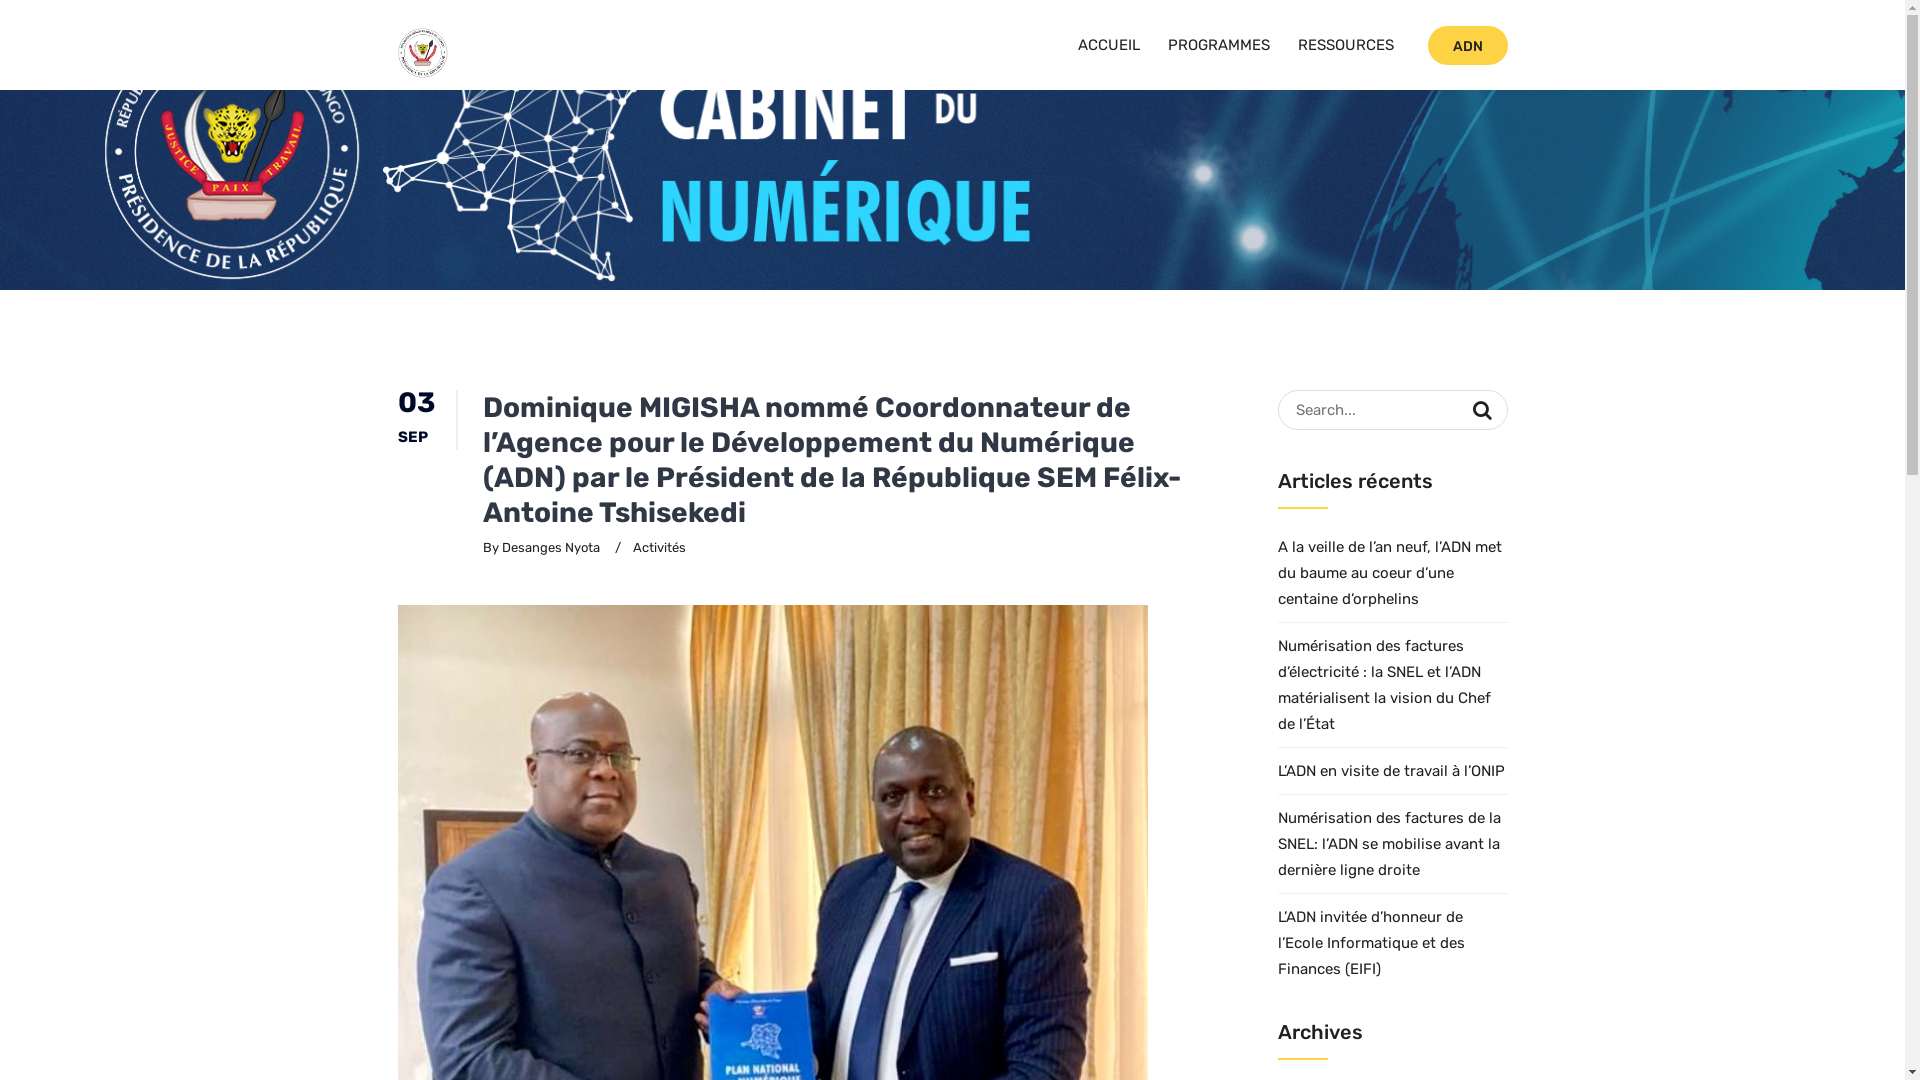 The width and height of the screenshot is (1920, 1080). What do you see at coordinates (1218, 45) in the screenshot?
I see `'PROGRAMMES'` at bounding box center [1218, 45].